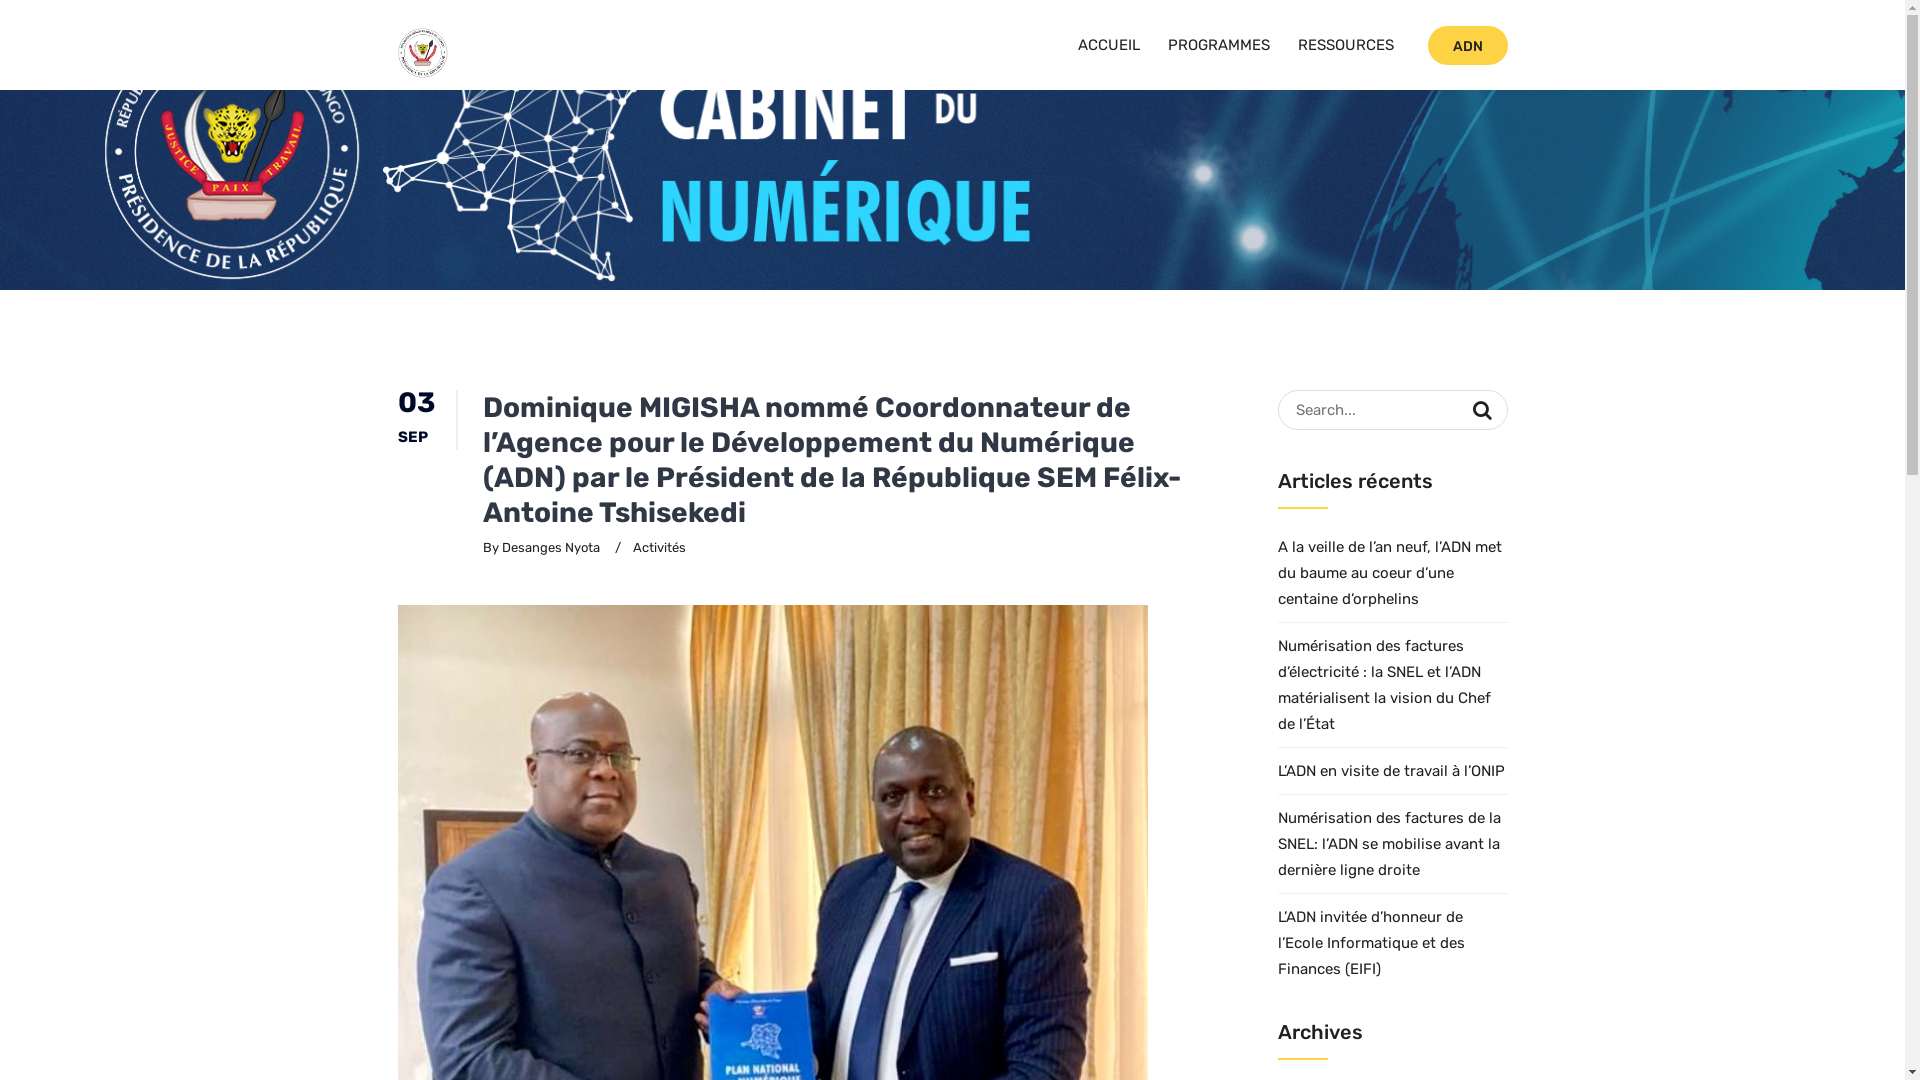 The width and height of the screenshot is (1920, 1080). What do you see at coordinates (1218, 45) in the screenshot?
I see `'PROGRAMMES'` at bounding box center [1218, 45].